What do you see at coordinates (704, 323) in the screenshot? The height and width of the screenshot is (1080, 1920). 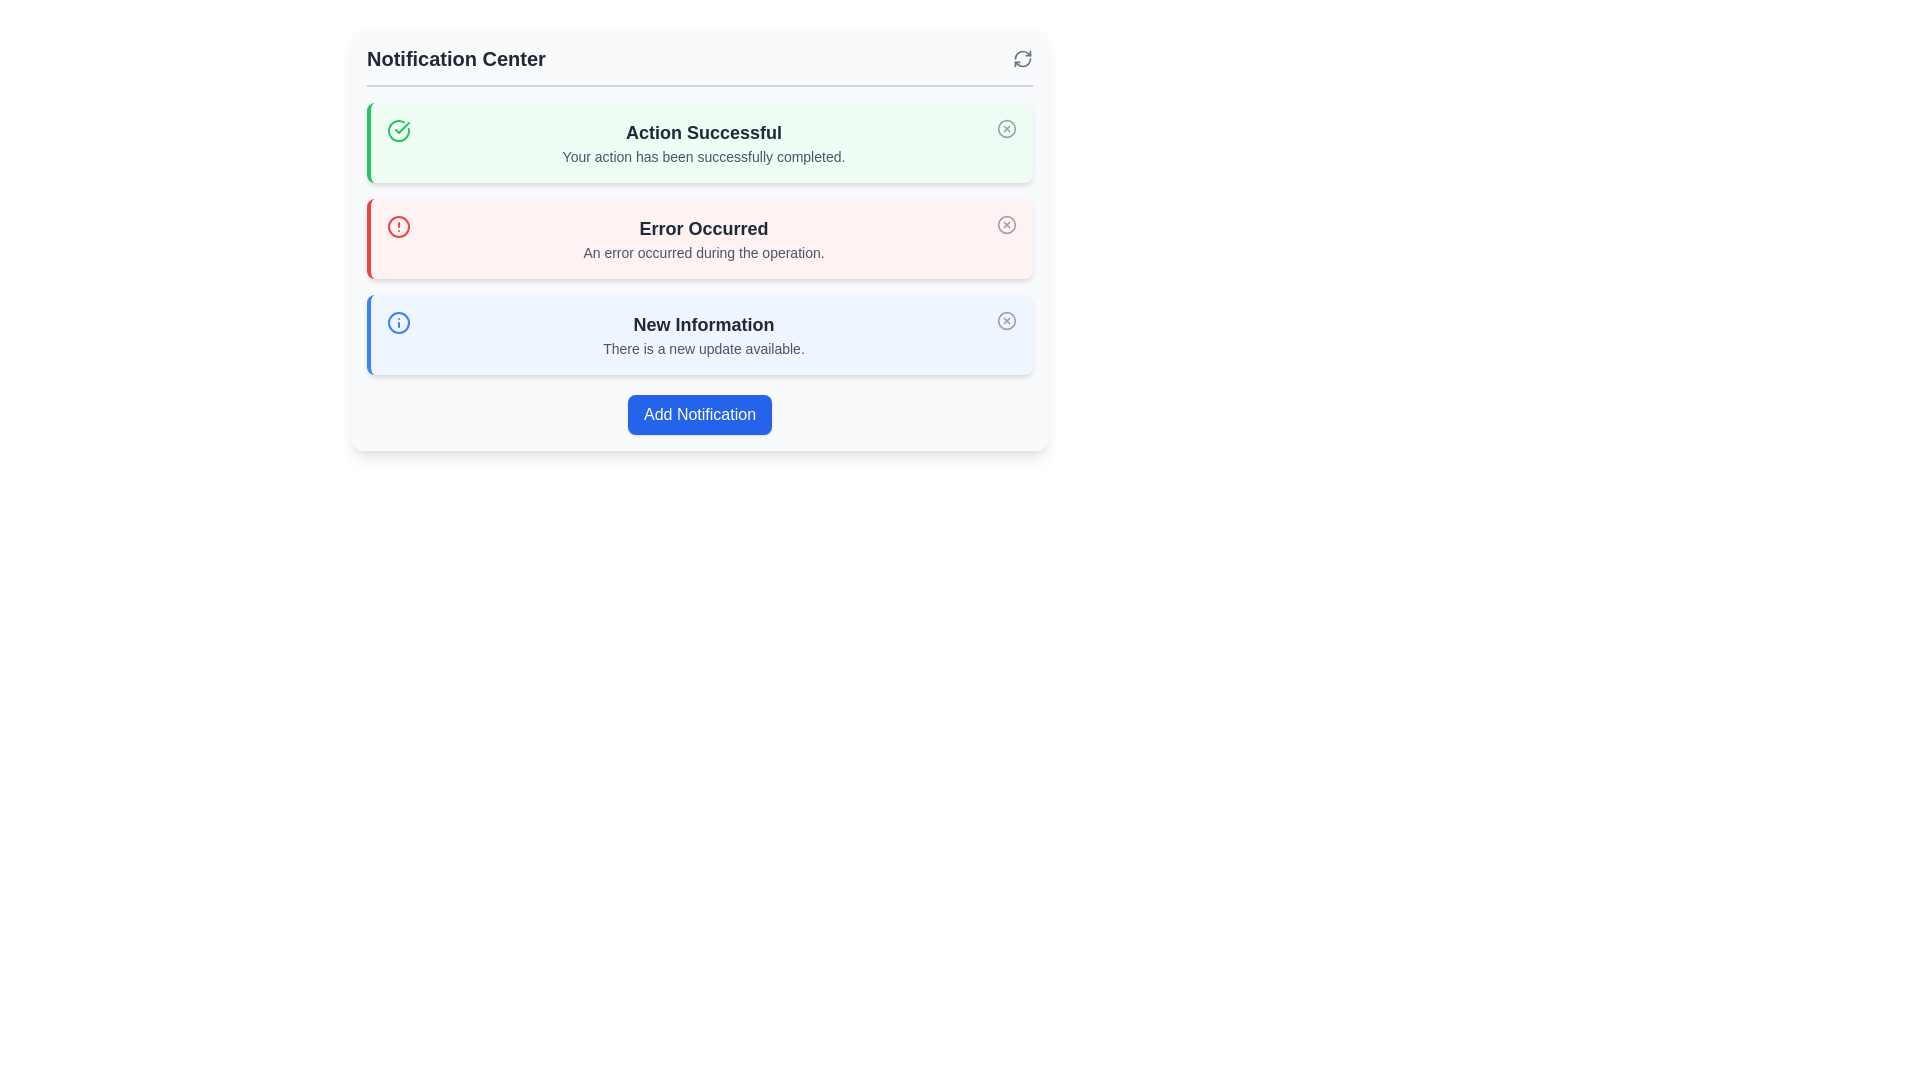 I see `the text label displaying 'New Information' in bold, large dark gray font within the light blue notification card` at bounding box center [704, 323].